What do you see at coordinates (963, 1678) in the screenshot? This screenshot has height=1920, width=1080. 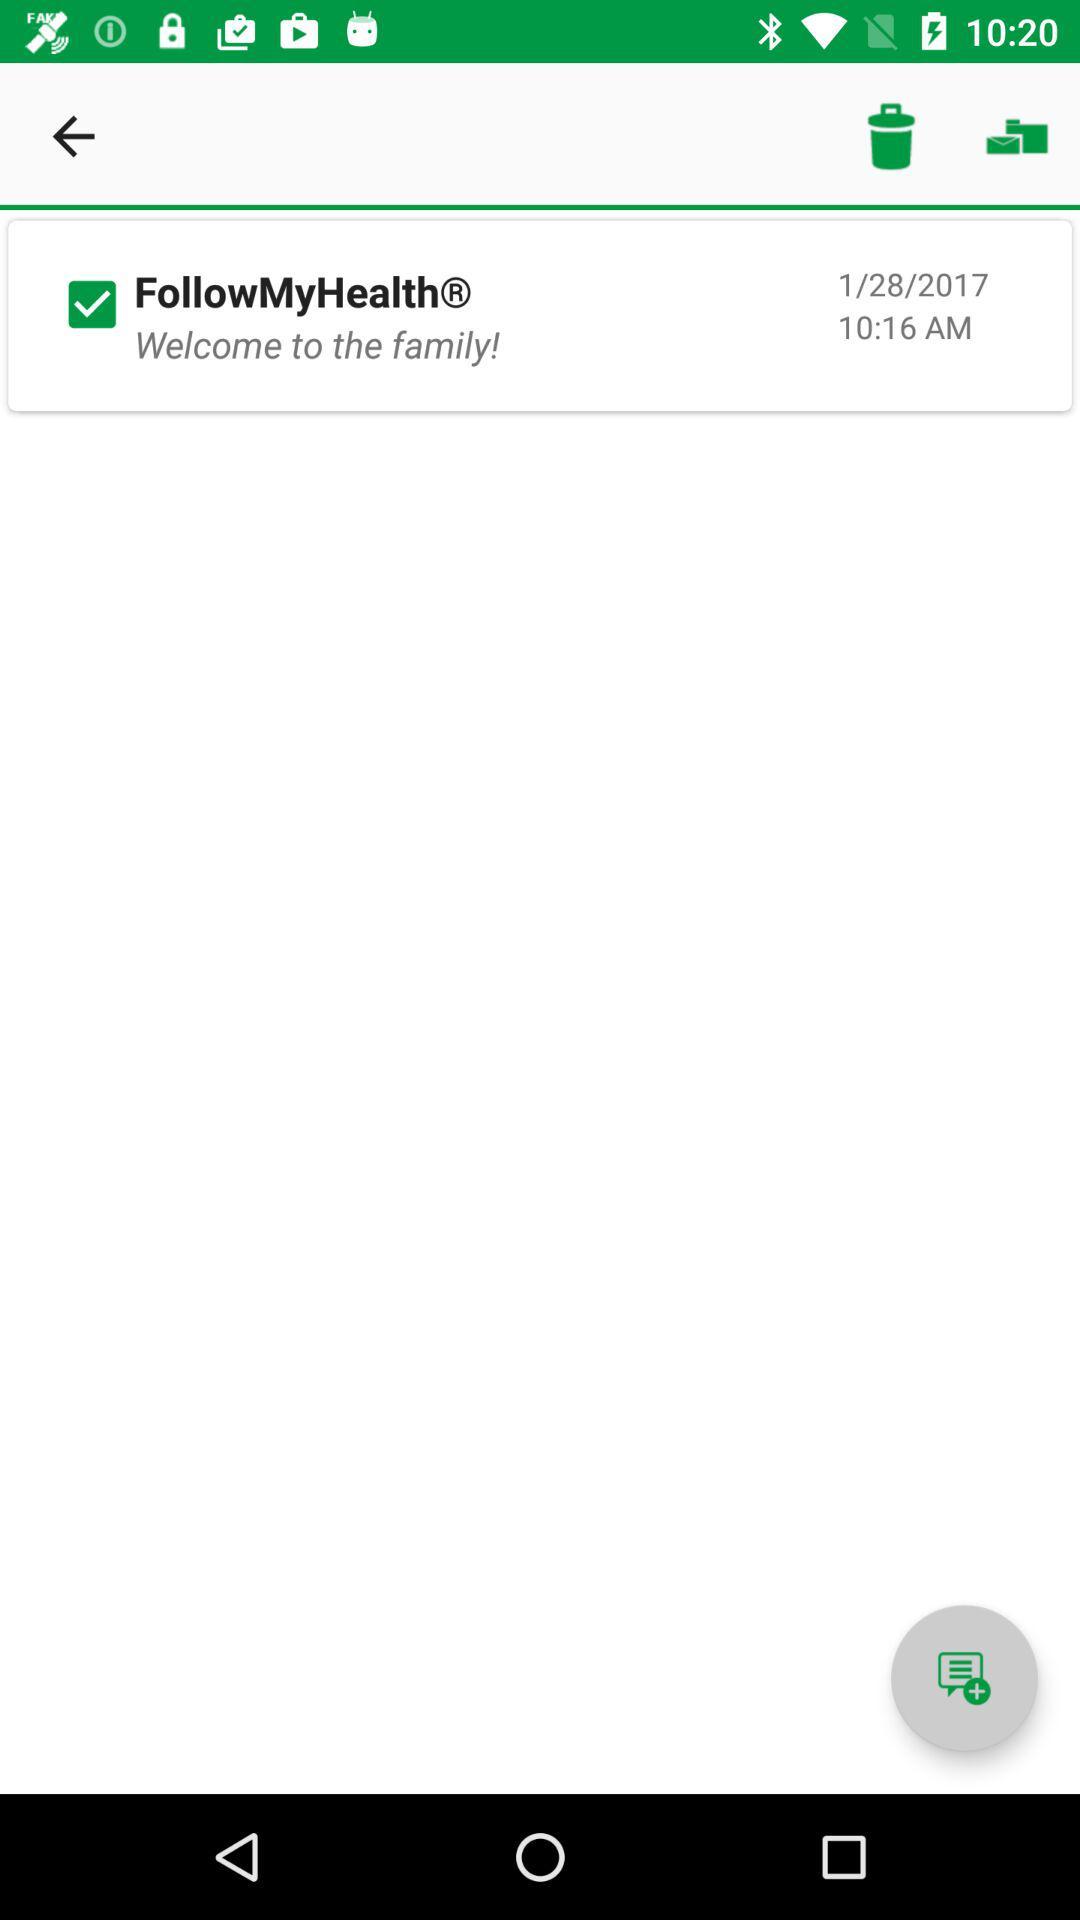 I see `the chat icon` at bounding box center [963, 1678].